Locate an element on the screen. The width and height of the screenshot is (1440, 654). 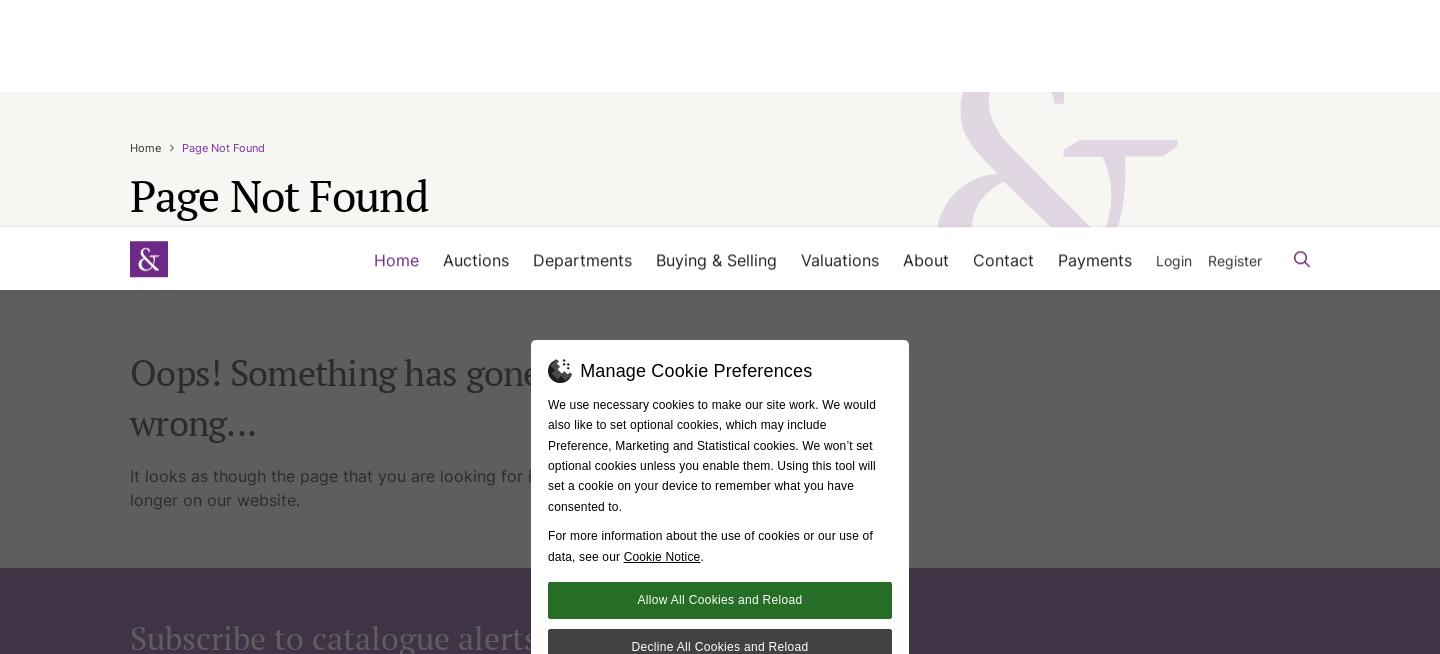
'Name' is located at coordinates (146, 409).